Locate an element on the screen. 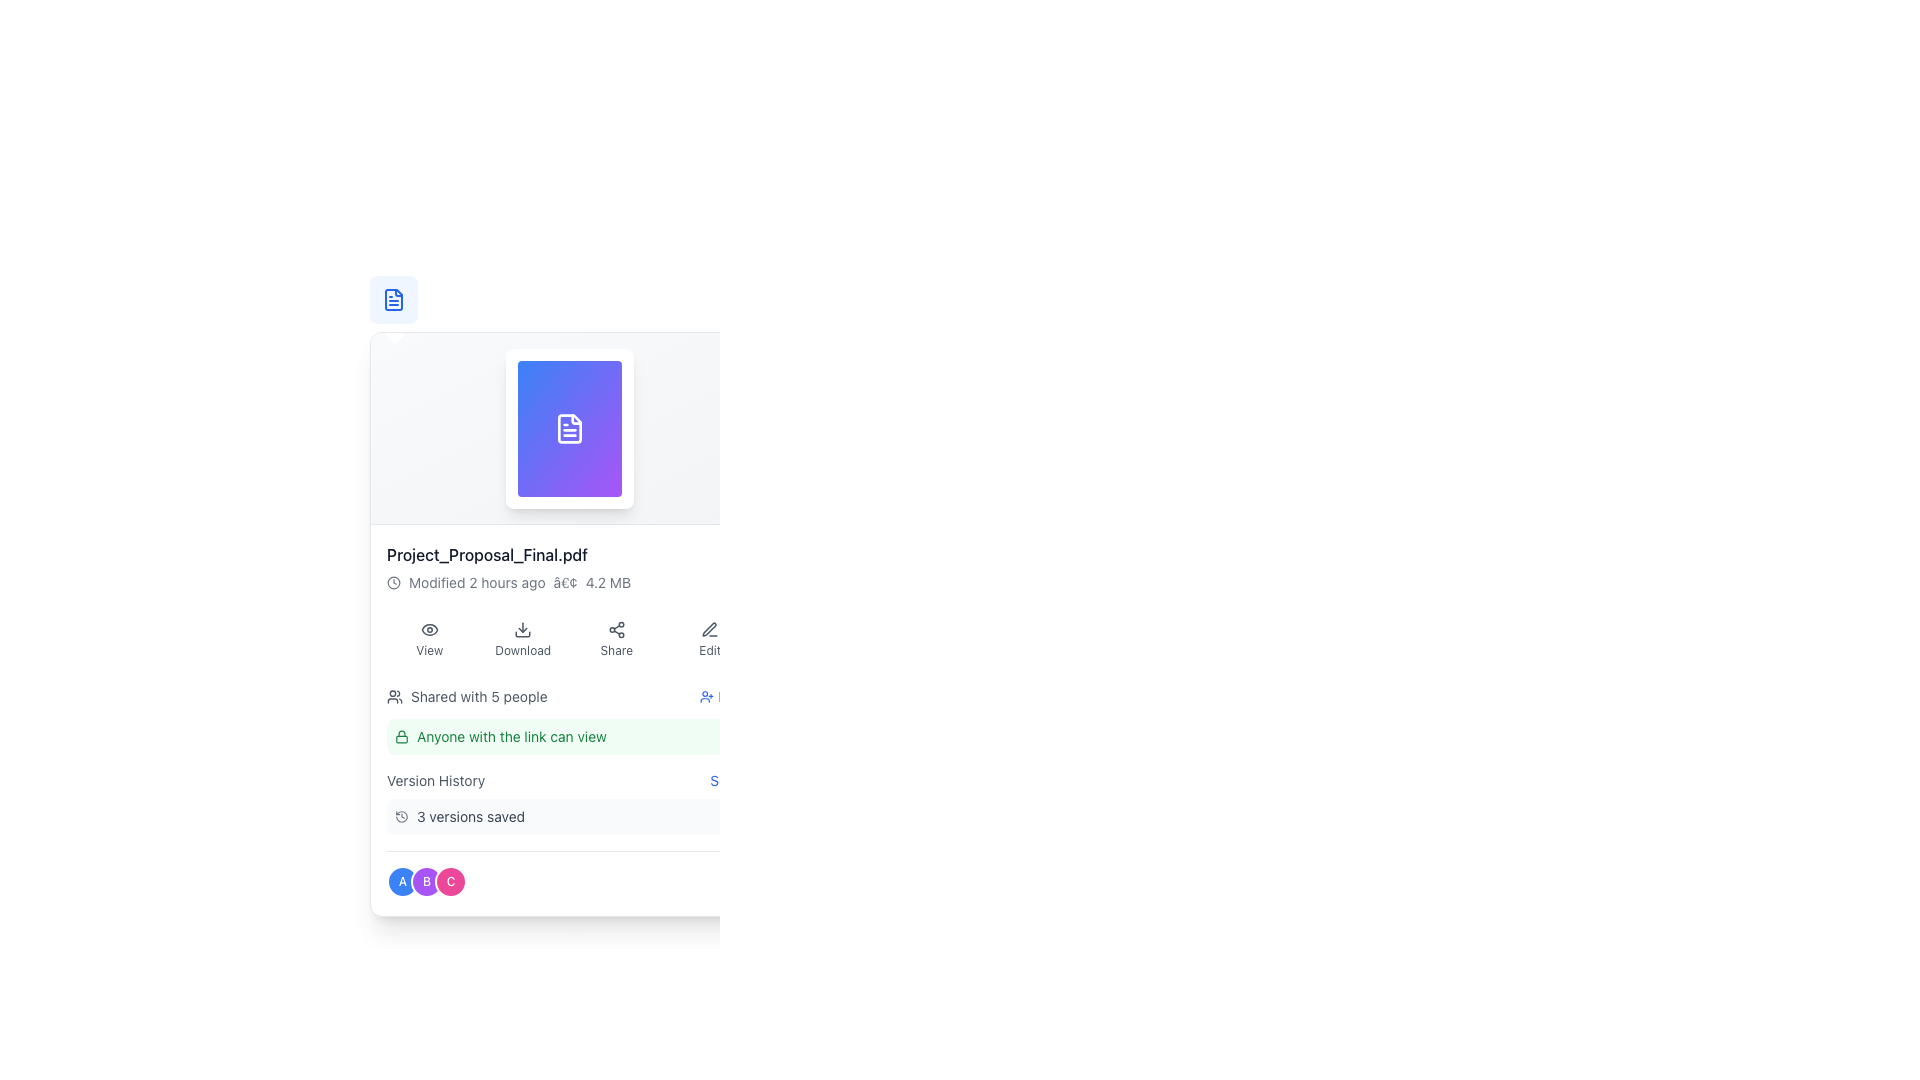 The image size is (1920, 1080). the text label displaying 'Shared with 5 people', which is positioned to the right of a group icon is located at coordinates (478, 696).